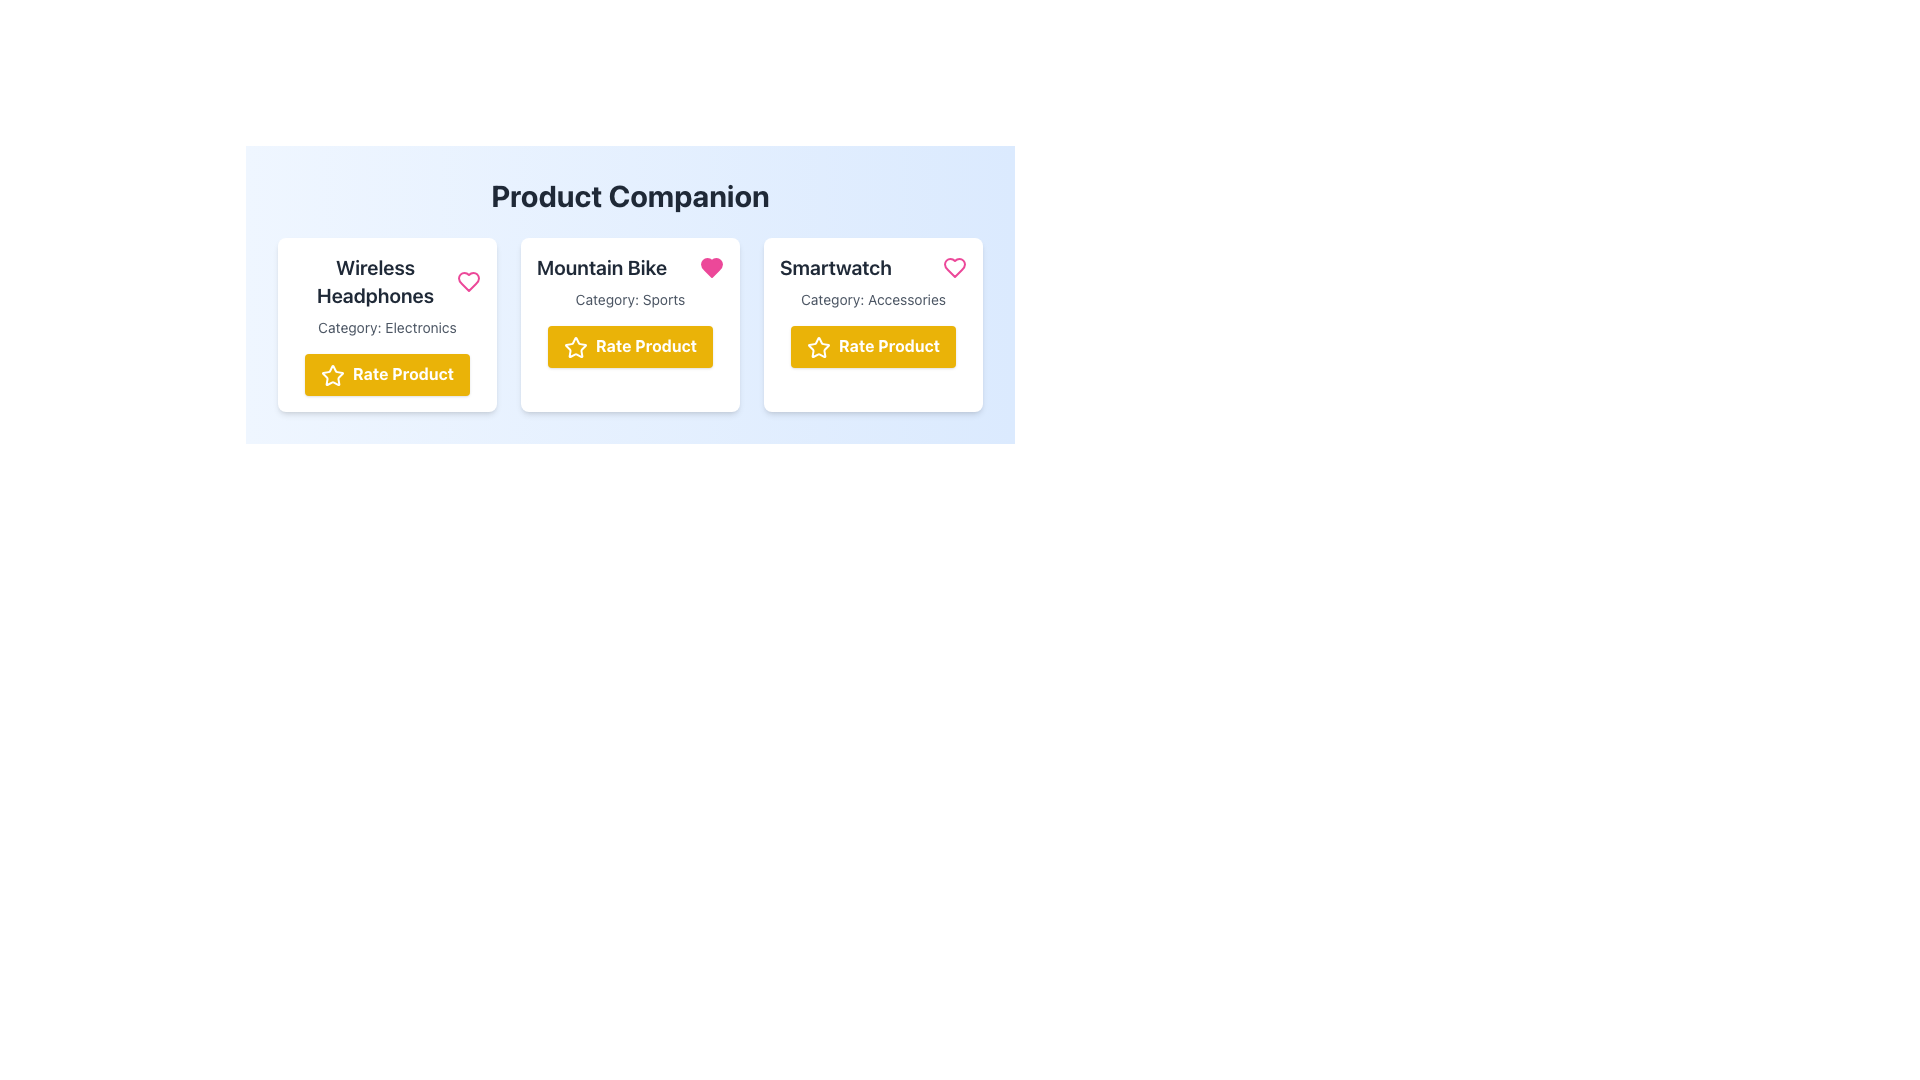 The width and height of the screenshot is (1920, 1080). What do you see at coordinates (629, 266) in the screenshot?
I see `the text label displaying the product title 'Mountain Bike', which is positioned at the top of the card layout in the center column` at bounding box center [629, 266].